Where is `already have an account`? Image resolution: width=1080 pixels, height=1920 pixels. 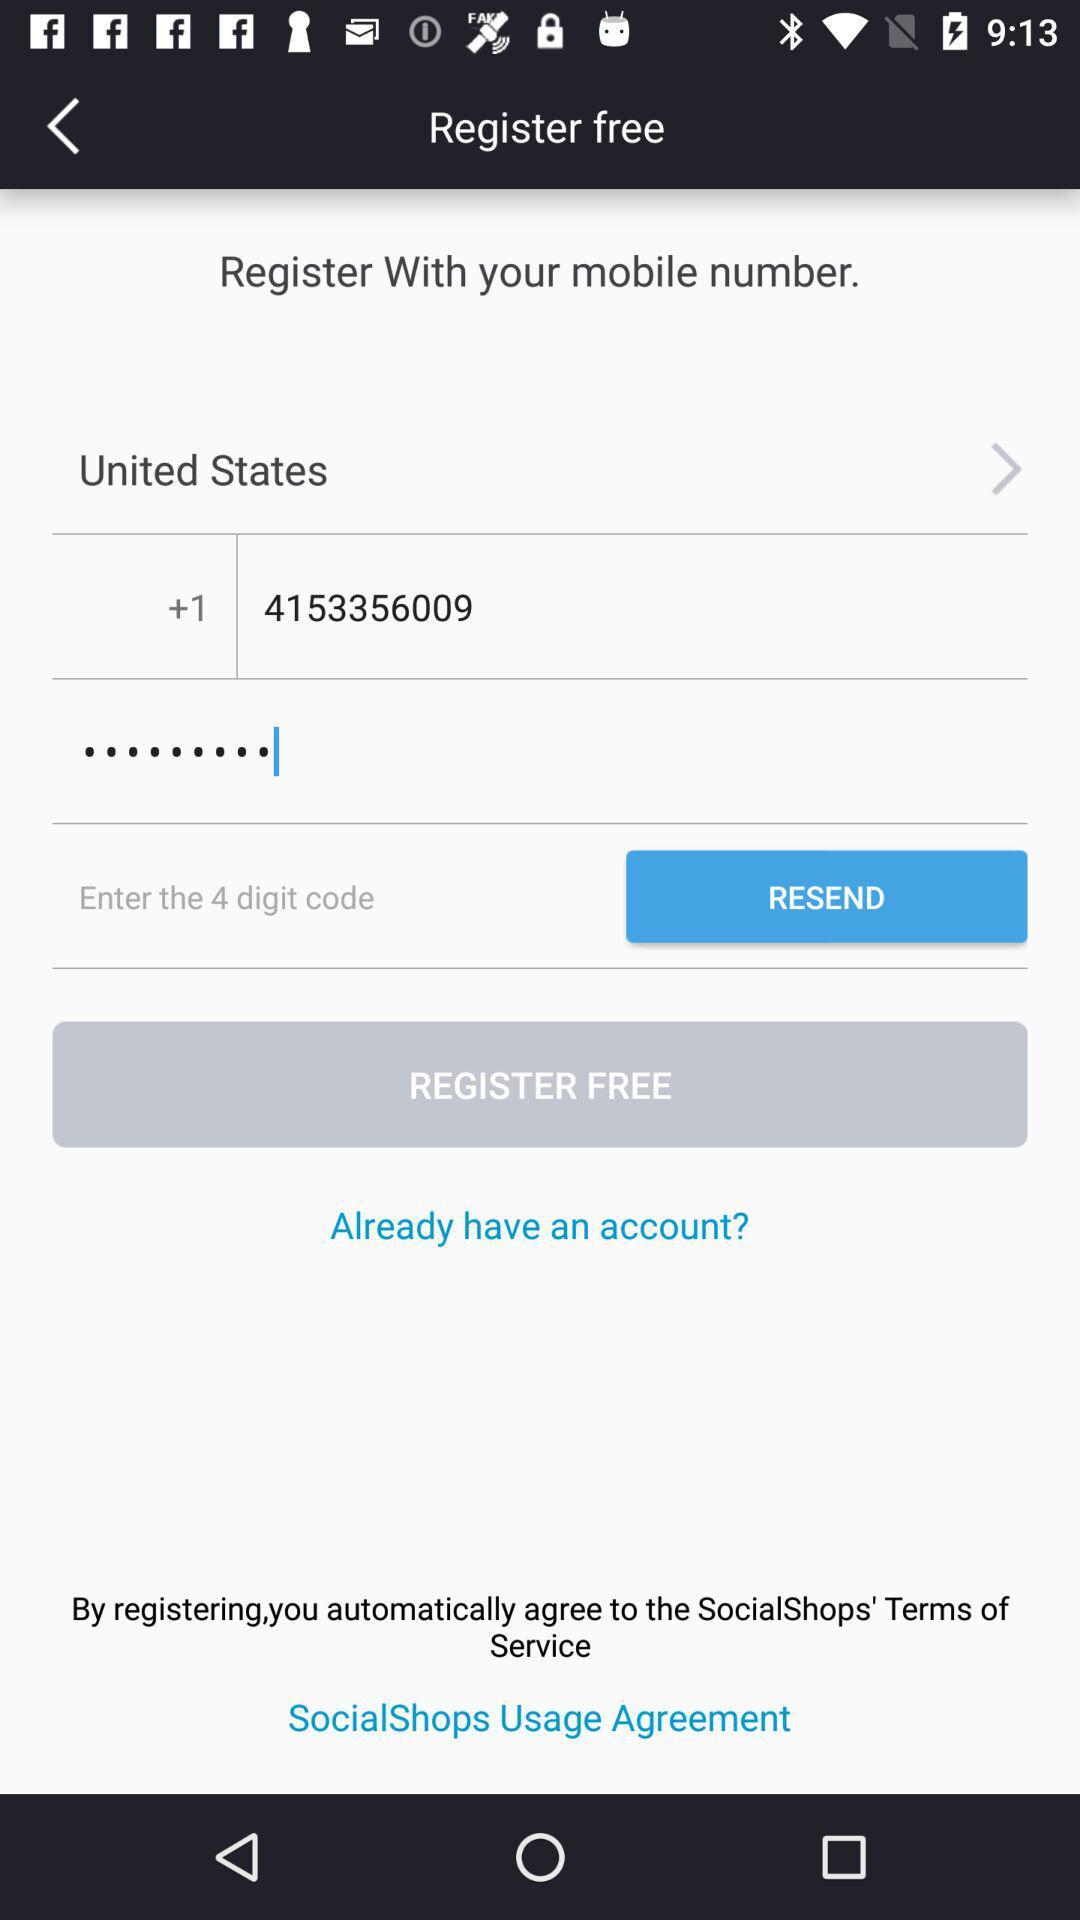
already have an account is located at coordinates (538, 1223).